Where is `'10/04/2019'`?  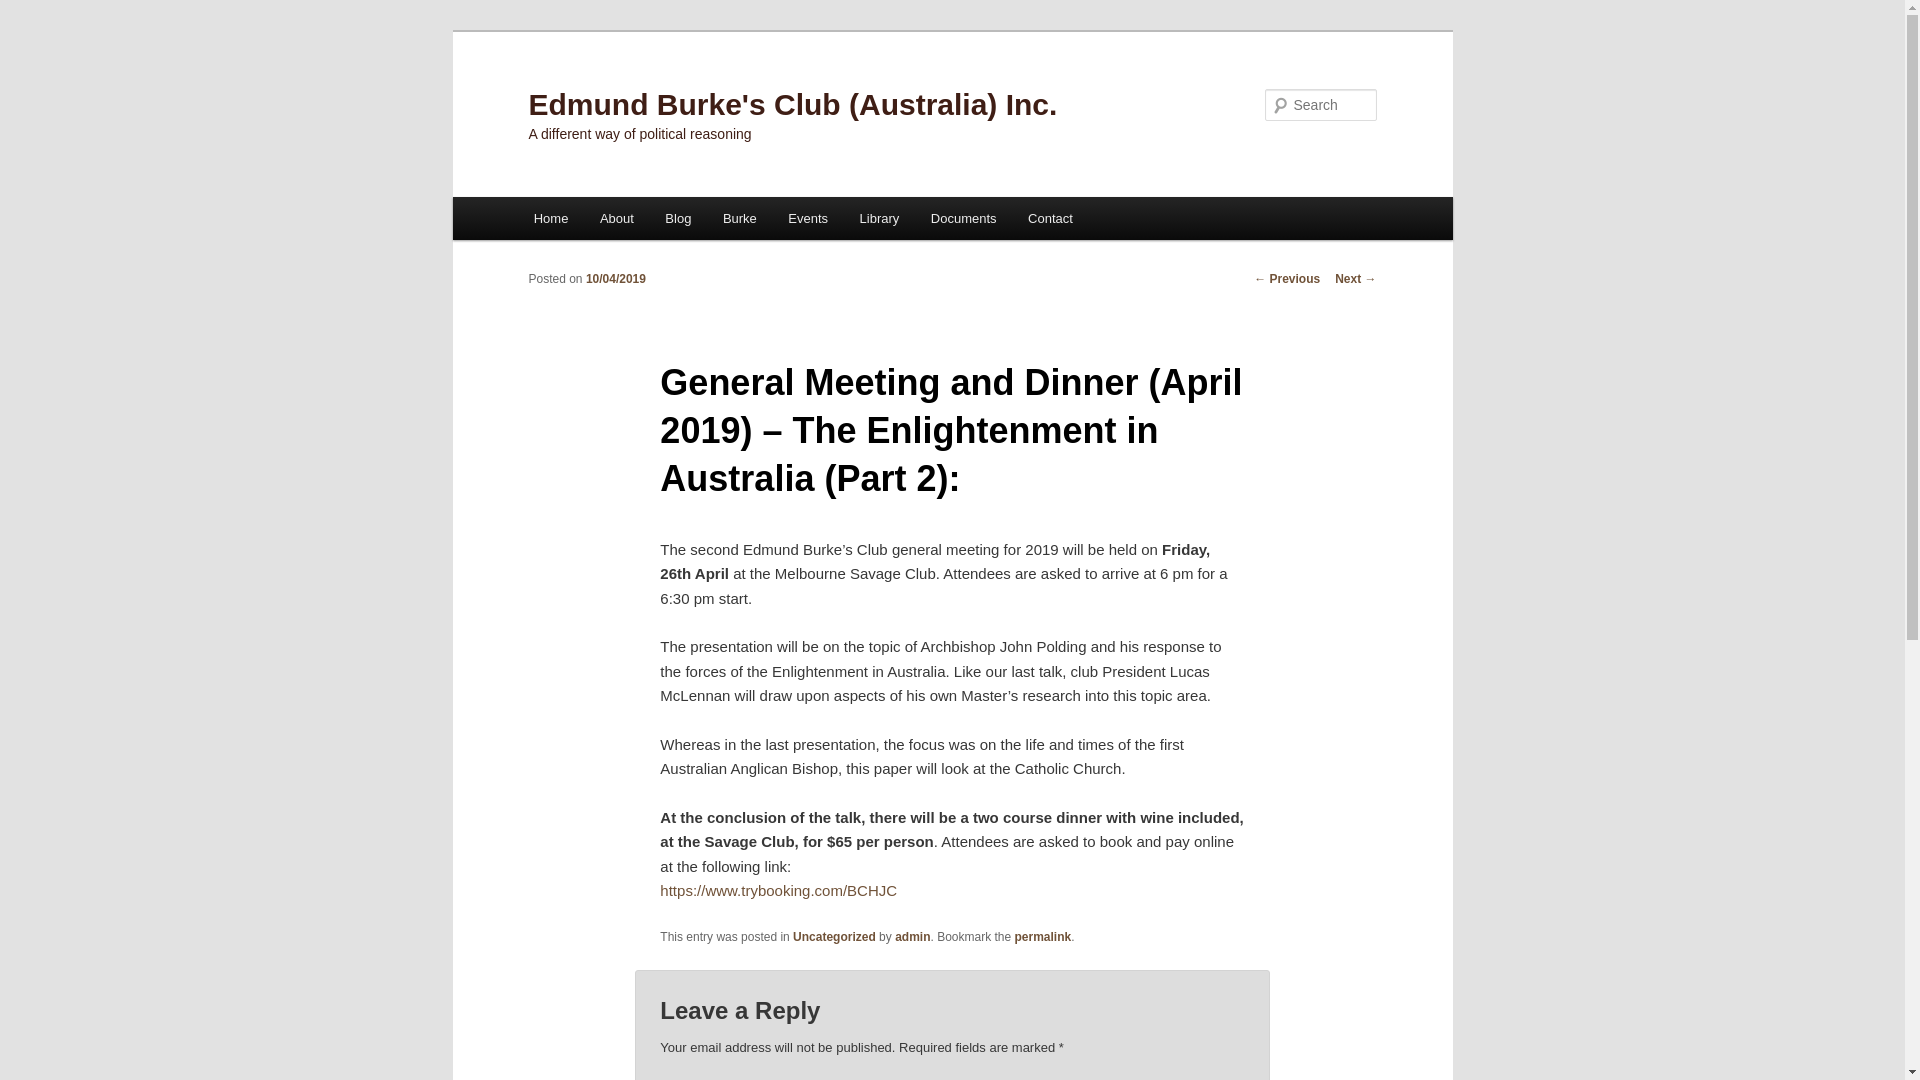
'10/04/2019' is located at coordinates (614, 278).